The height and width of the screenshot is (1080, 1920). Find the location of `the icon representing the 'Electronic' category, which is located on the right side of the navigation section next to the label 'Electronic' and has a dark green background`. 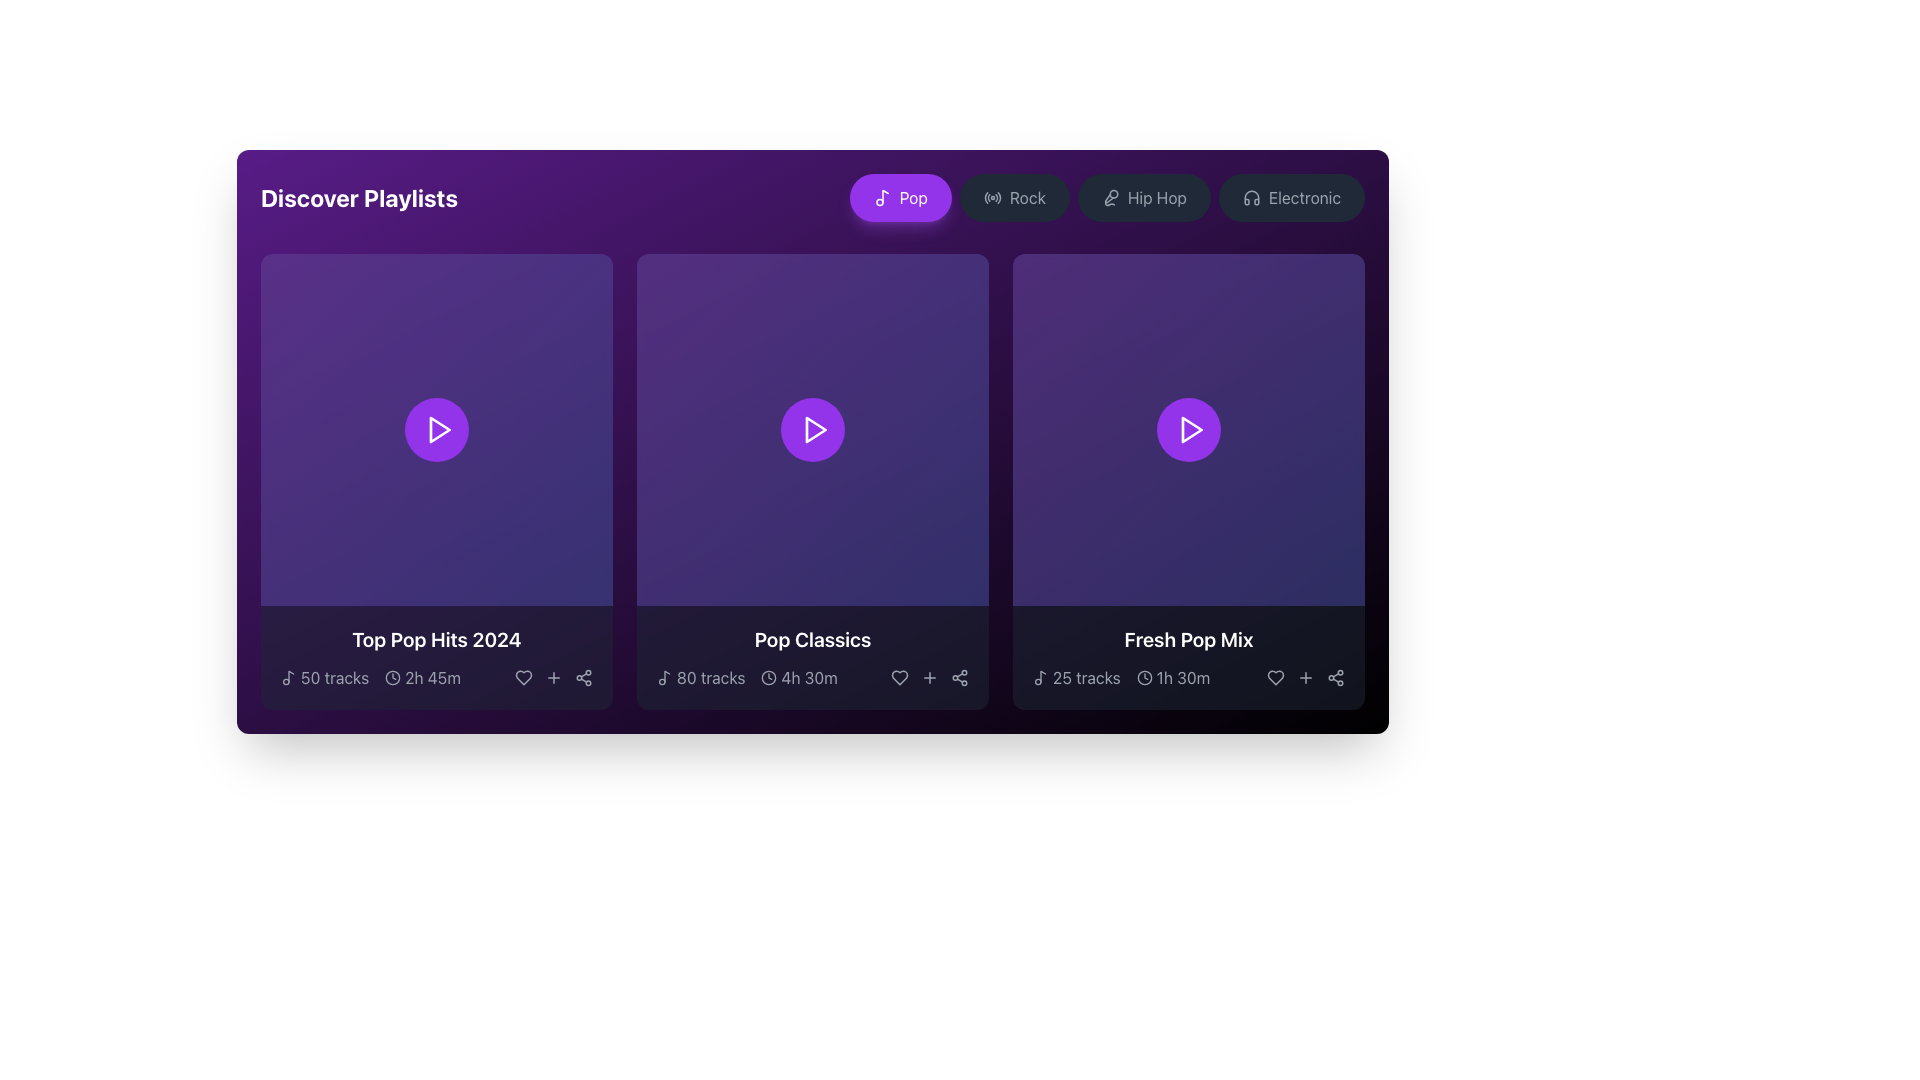

the icon representing the 'Electronic' category, which is located on the right side of the navigation section next to the label 'Electronic' and has a dark green background is located at coordinates (1250, 197).